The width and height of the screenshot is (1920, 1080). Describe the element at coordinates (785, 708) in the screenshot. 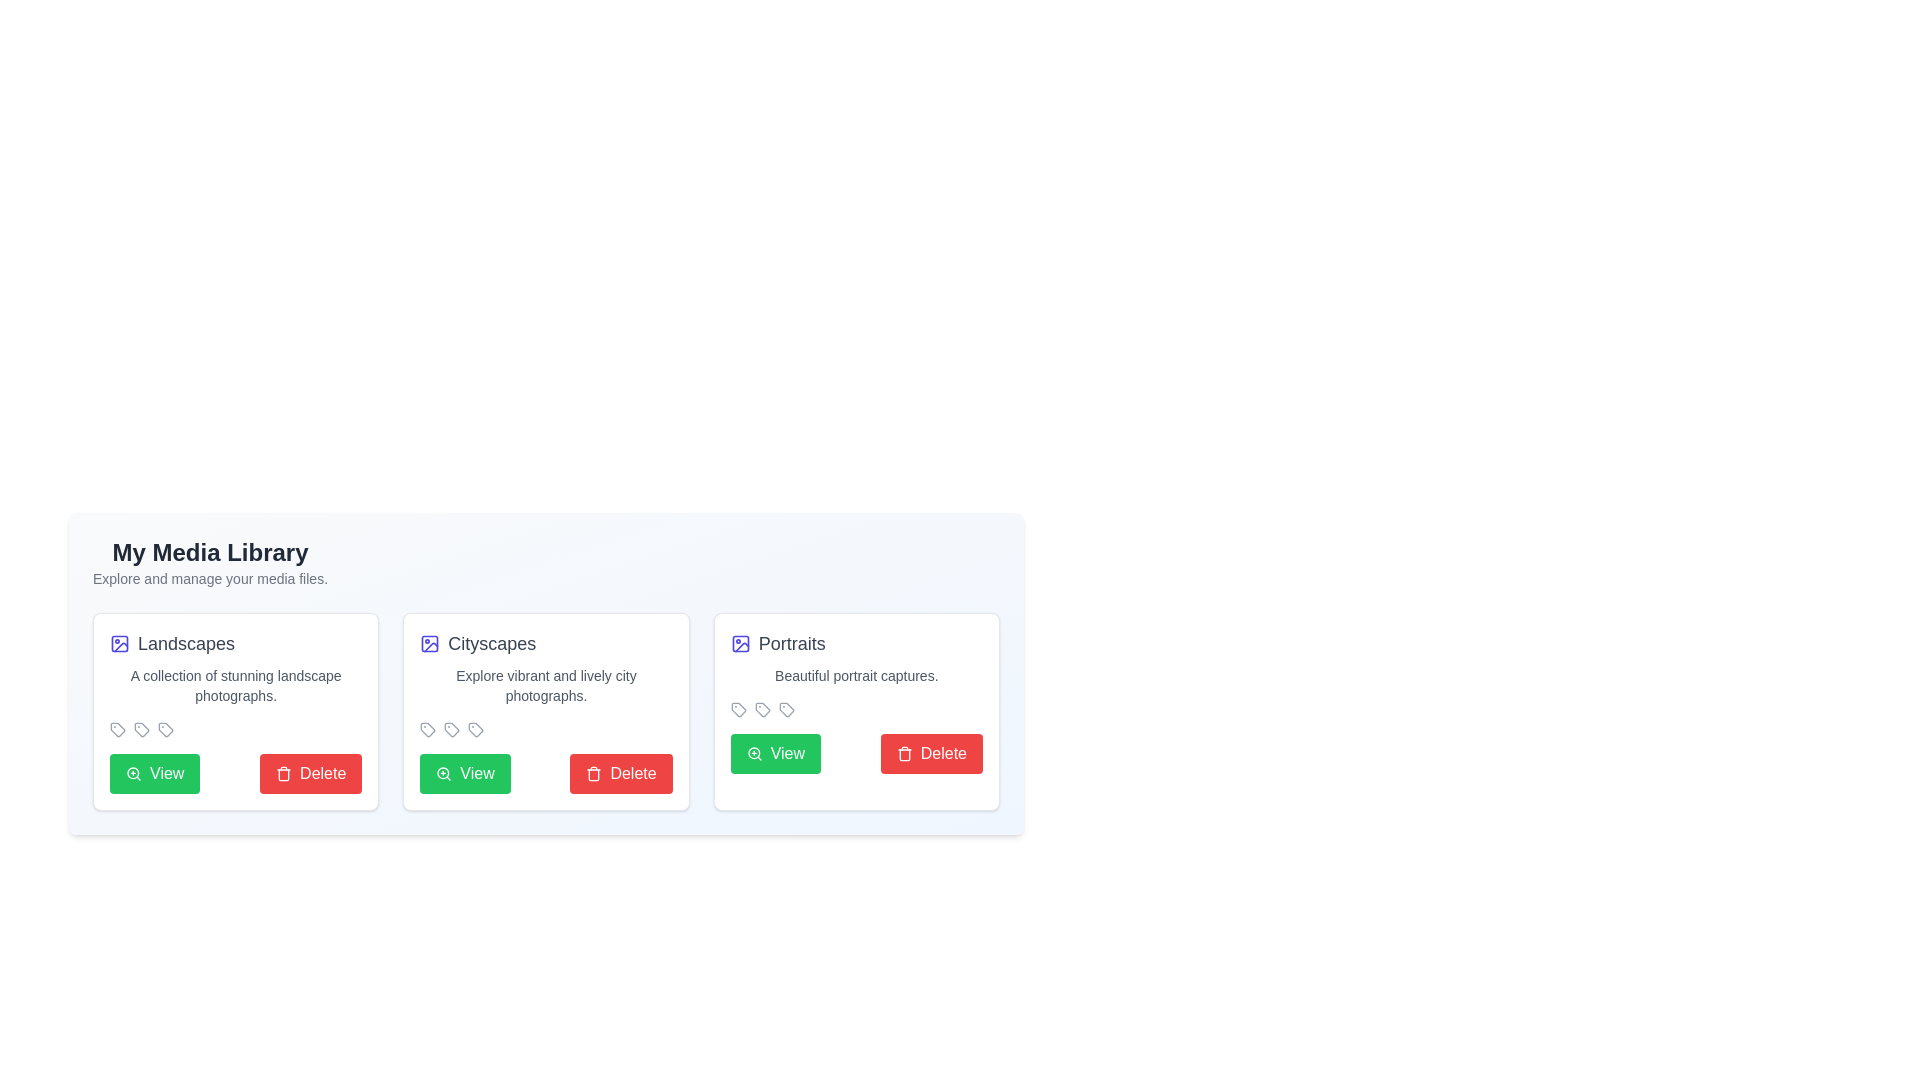

I see `the third tag icon in the second card labeled 'Cityscapes', which is a pale gray rounded rectangular tag with a small dot near the edge` at that location.